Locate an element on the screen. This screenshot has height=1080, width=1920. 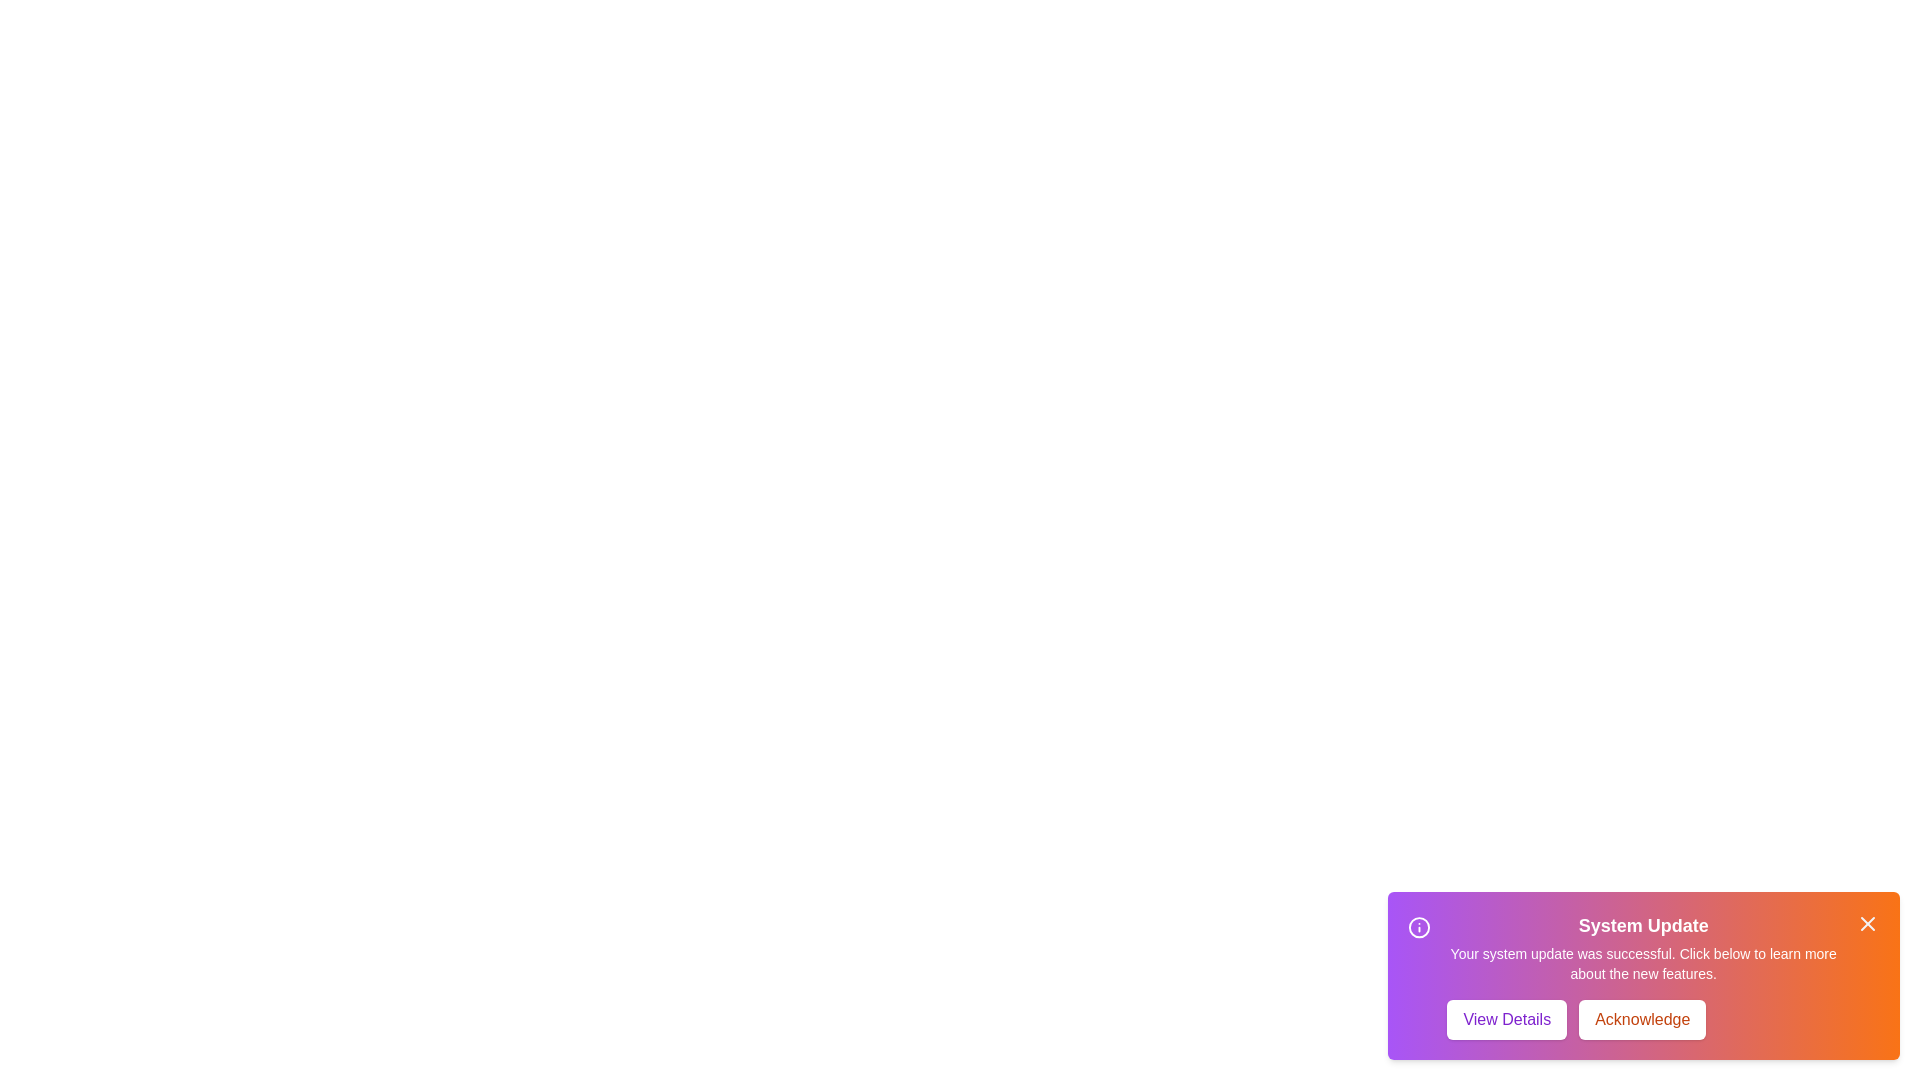
close button on the notification to dismiss it is located at coordinates (1866, 924).